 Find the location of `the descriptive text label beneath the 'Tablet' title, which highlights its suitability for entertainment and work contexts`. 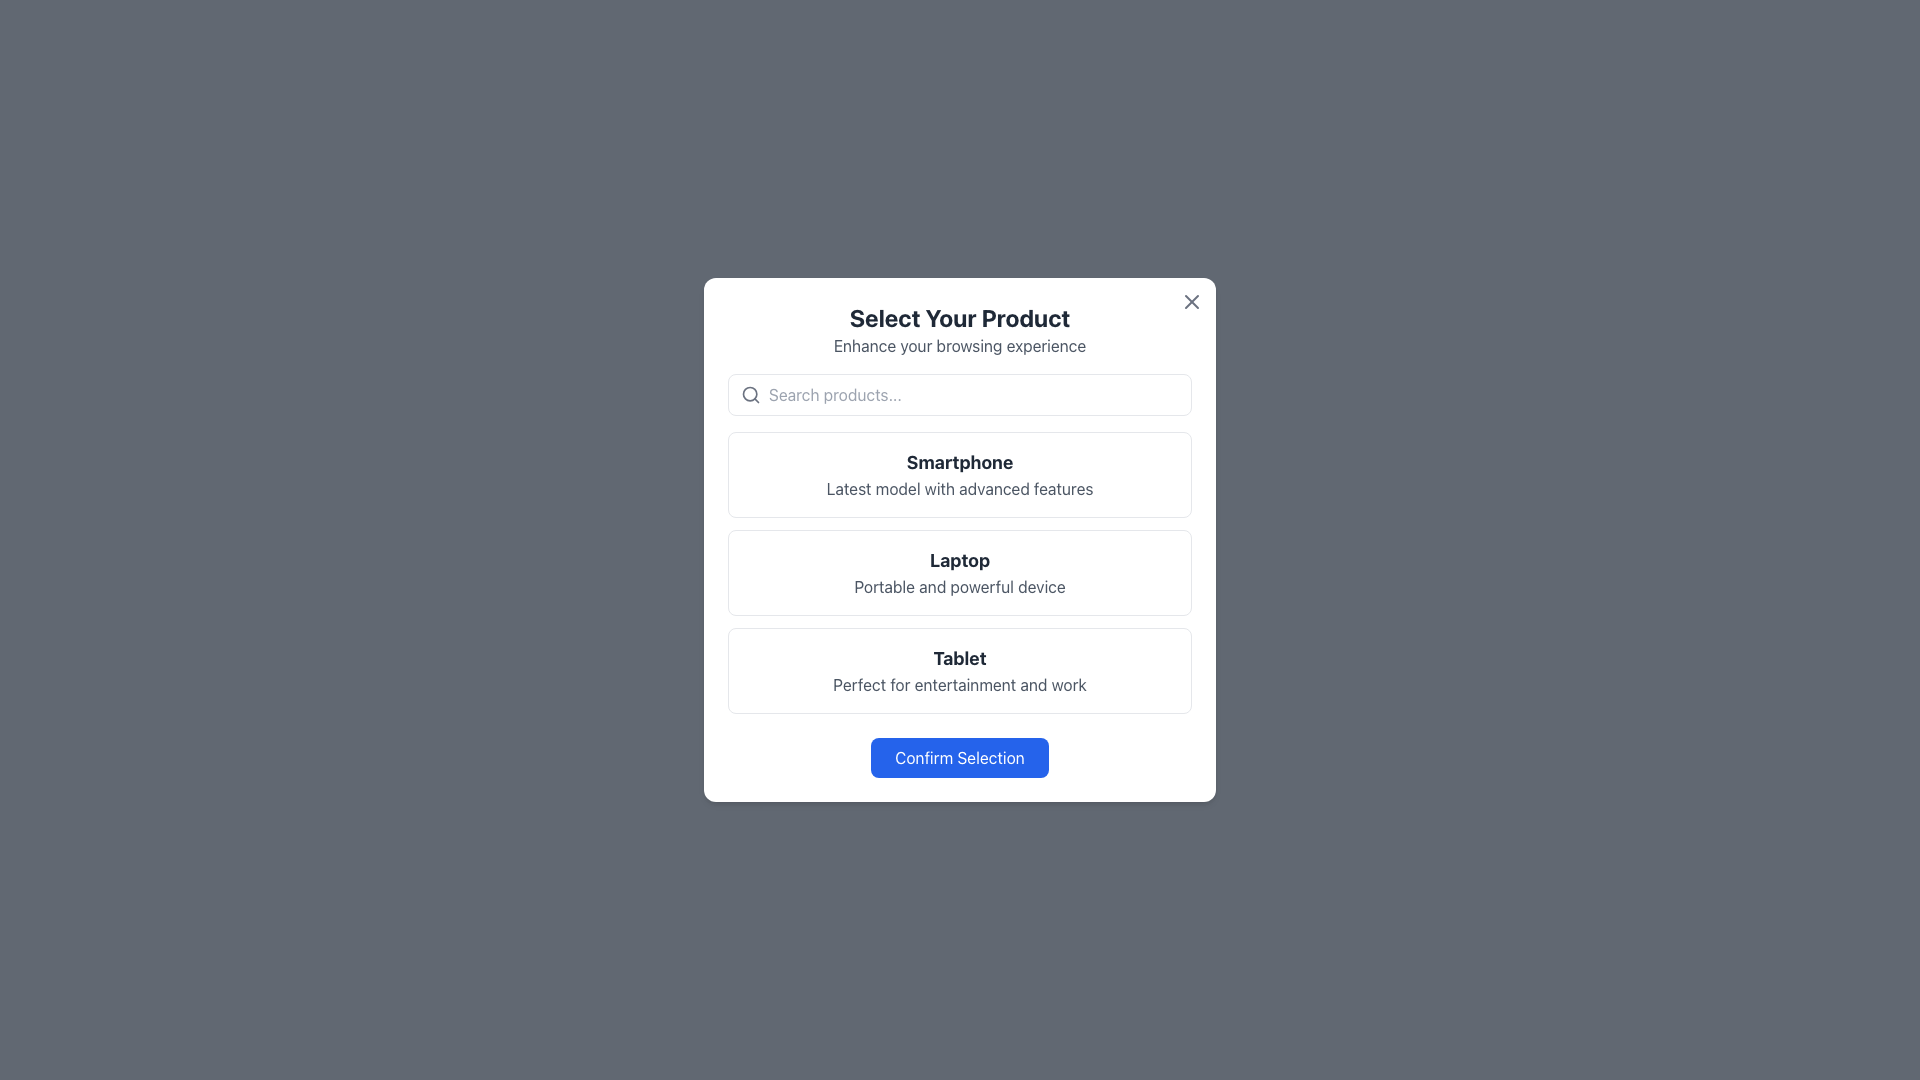

the descriptive text label beneath the 'Tablet' title, which highlights its suitability for entertainment and work contexts is located at coordinates (960, 684).